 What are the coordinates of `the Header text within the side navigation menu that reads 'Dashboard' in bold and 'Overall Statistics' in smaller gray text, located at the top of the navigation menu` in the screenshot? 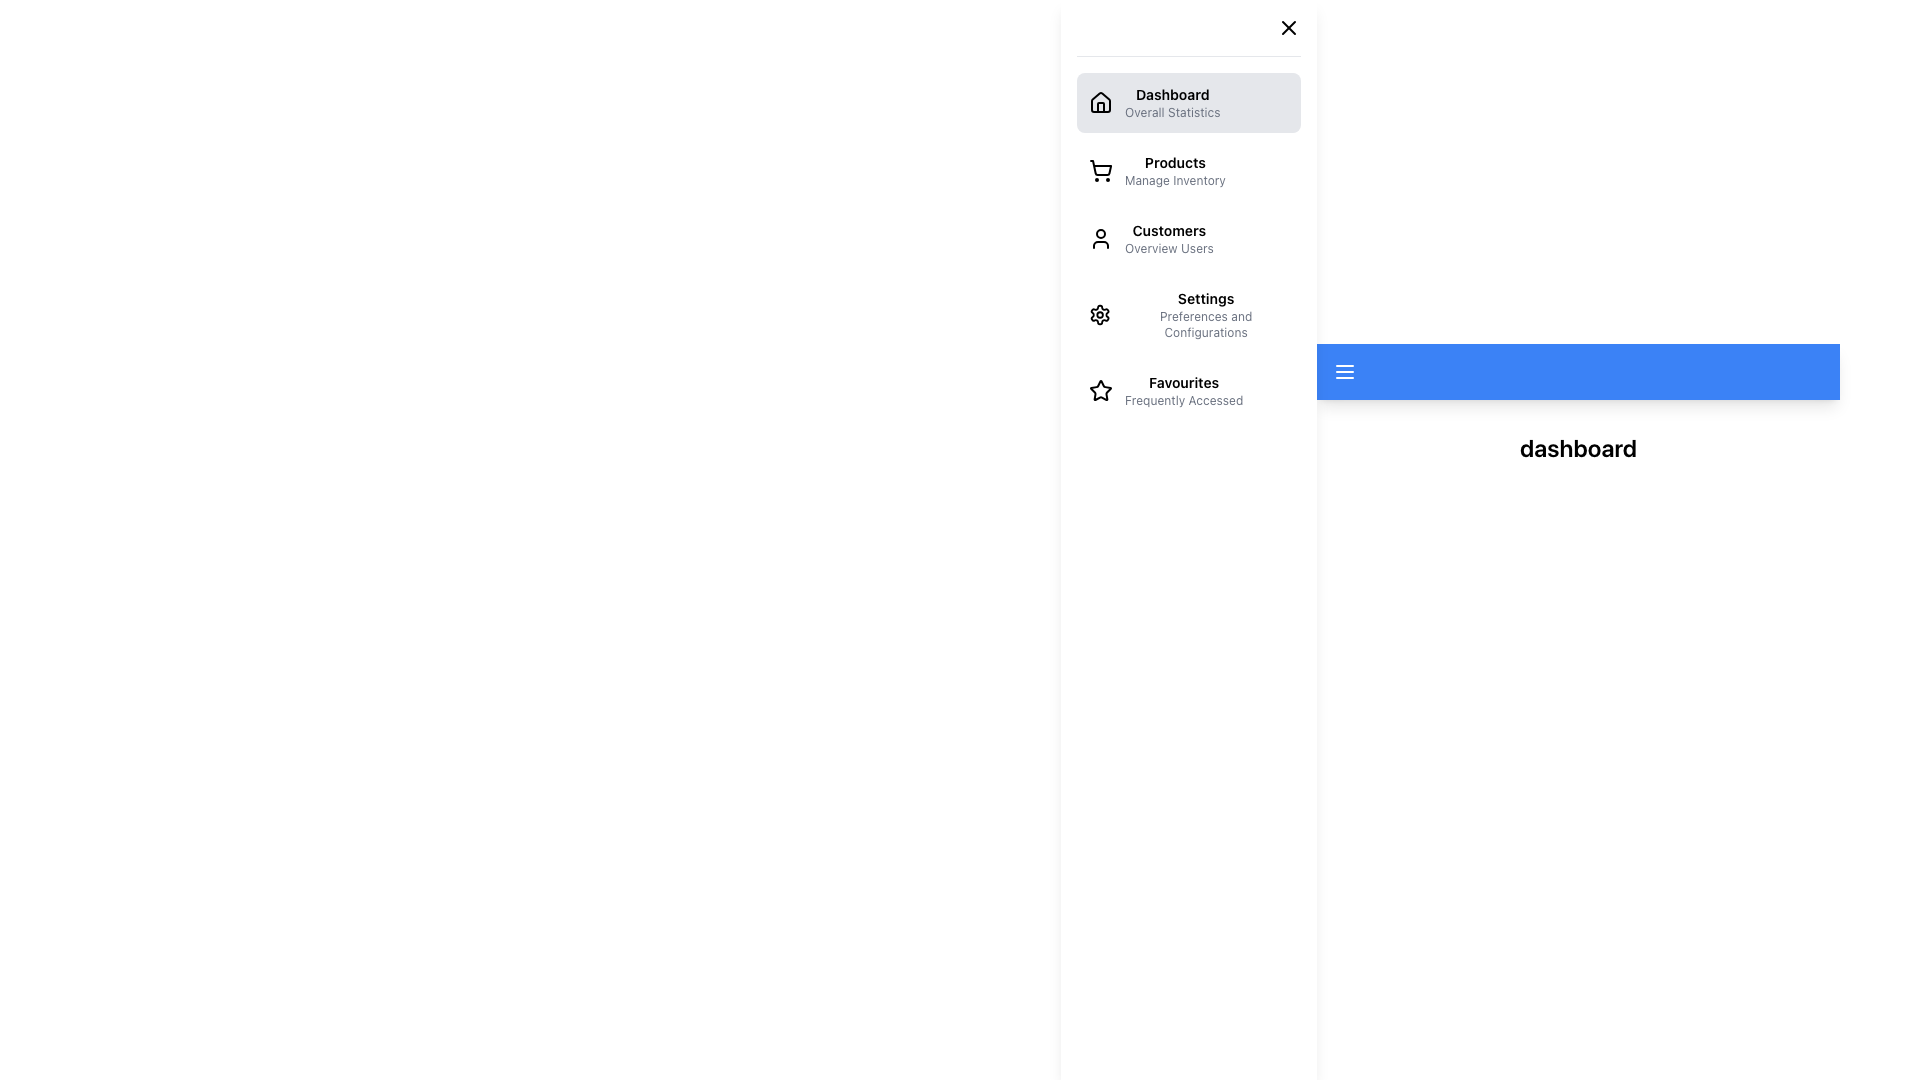 It's located at (1172, 103).